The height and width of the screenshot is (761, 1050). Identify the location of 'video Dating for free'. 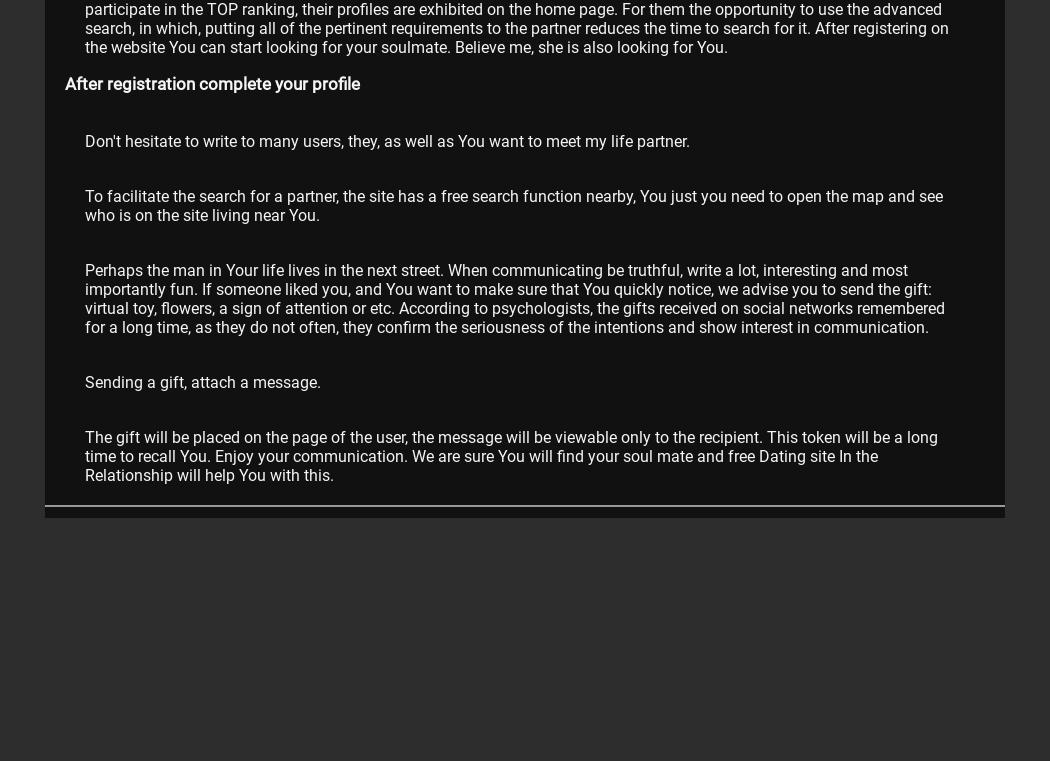
(482, 623).